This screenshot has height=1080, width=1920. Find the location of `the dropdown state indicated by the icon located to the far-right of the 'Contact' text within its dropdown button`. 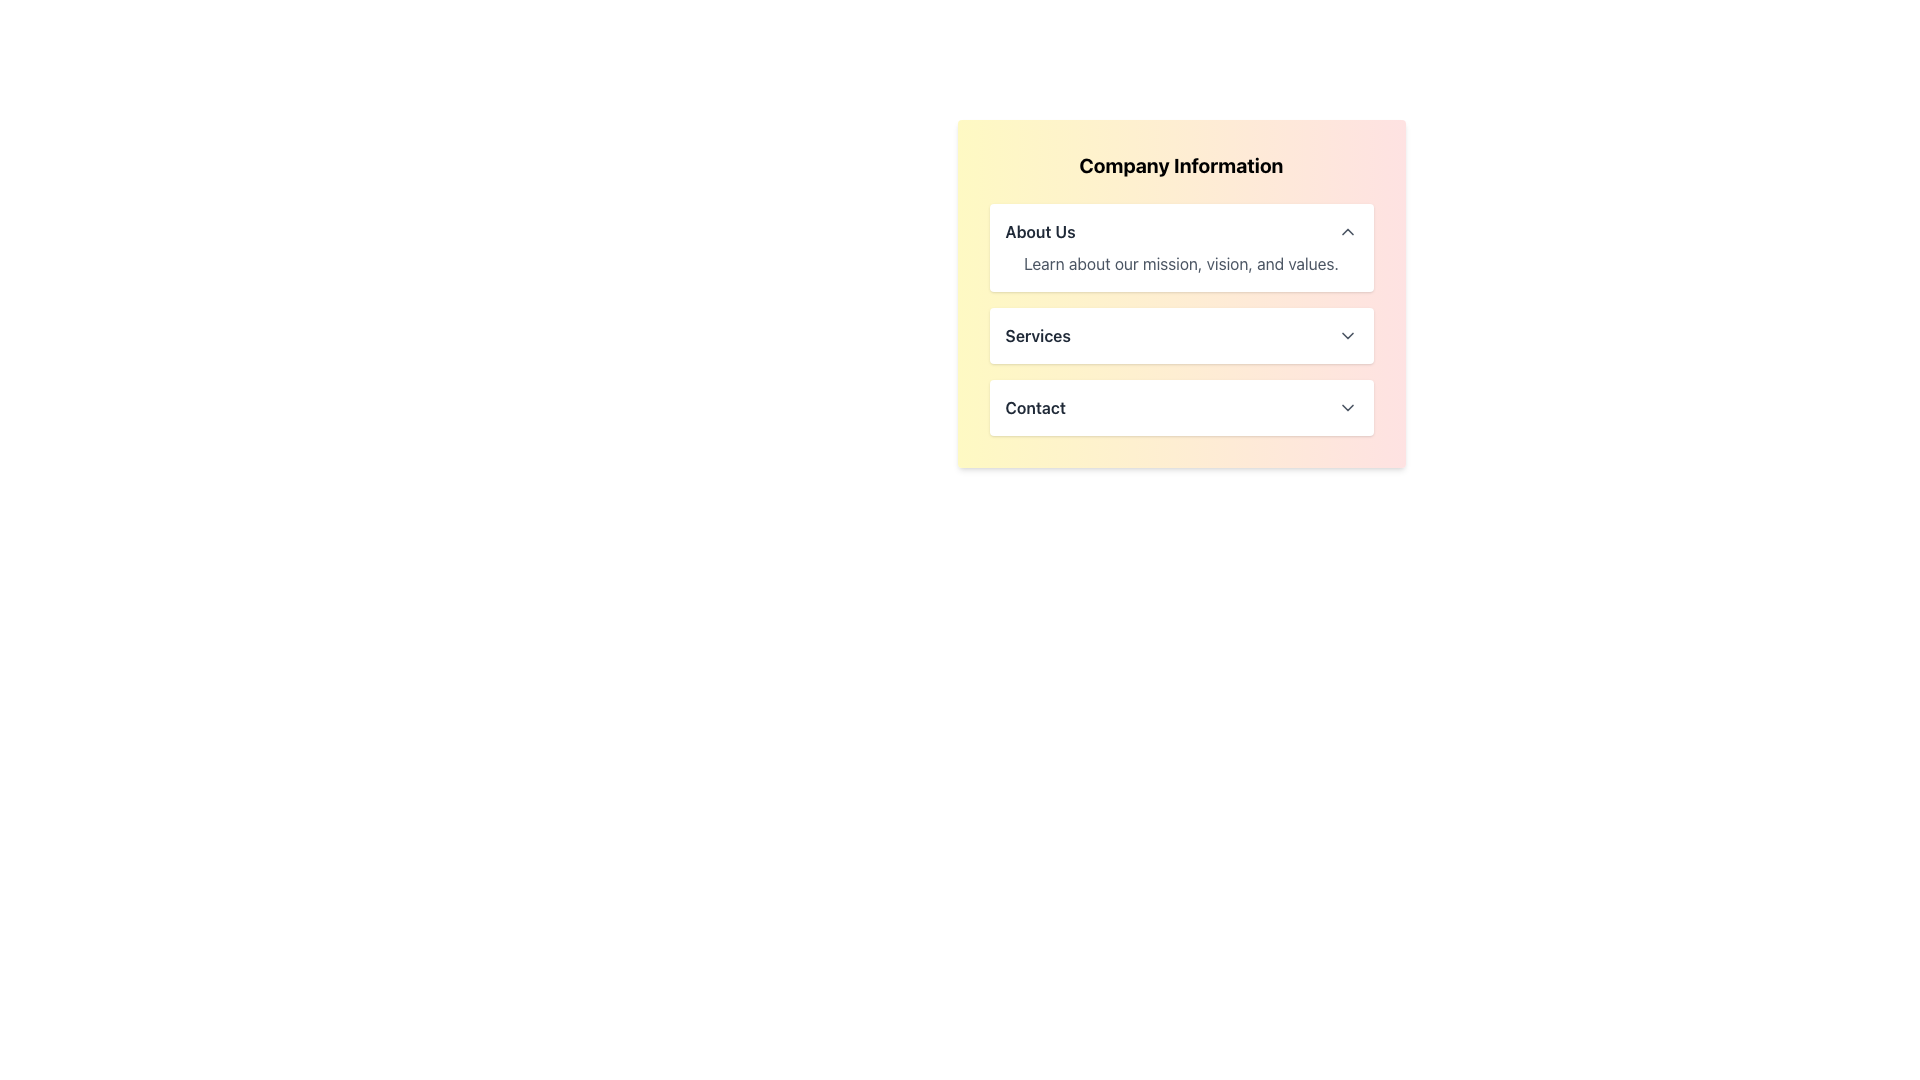

the dropdown state indicated by the icon located to the far-right of the 'Contact' text within its dropdown button is located at coordinates (1347, 407).